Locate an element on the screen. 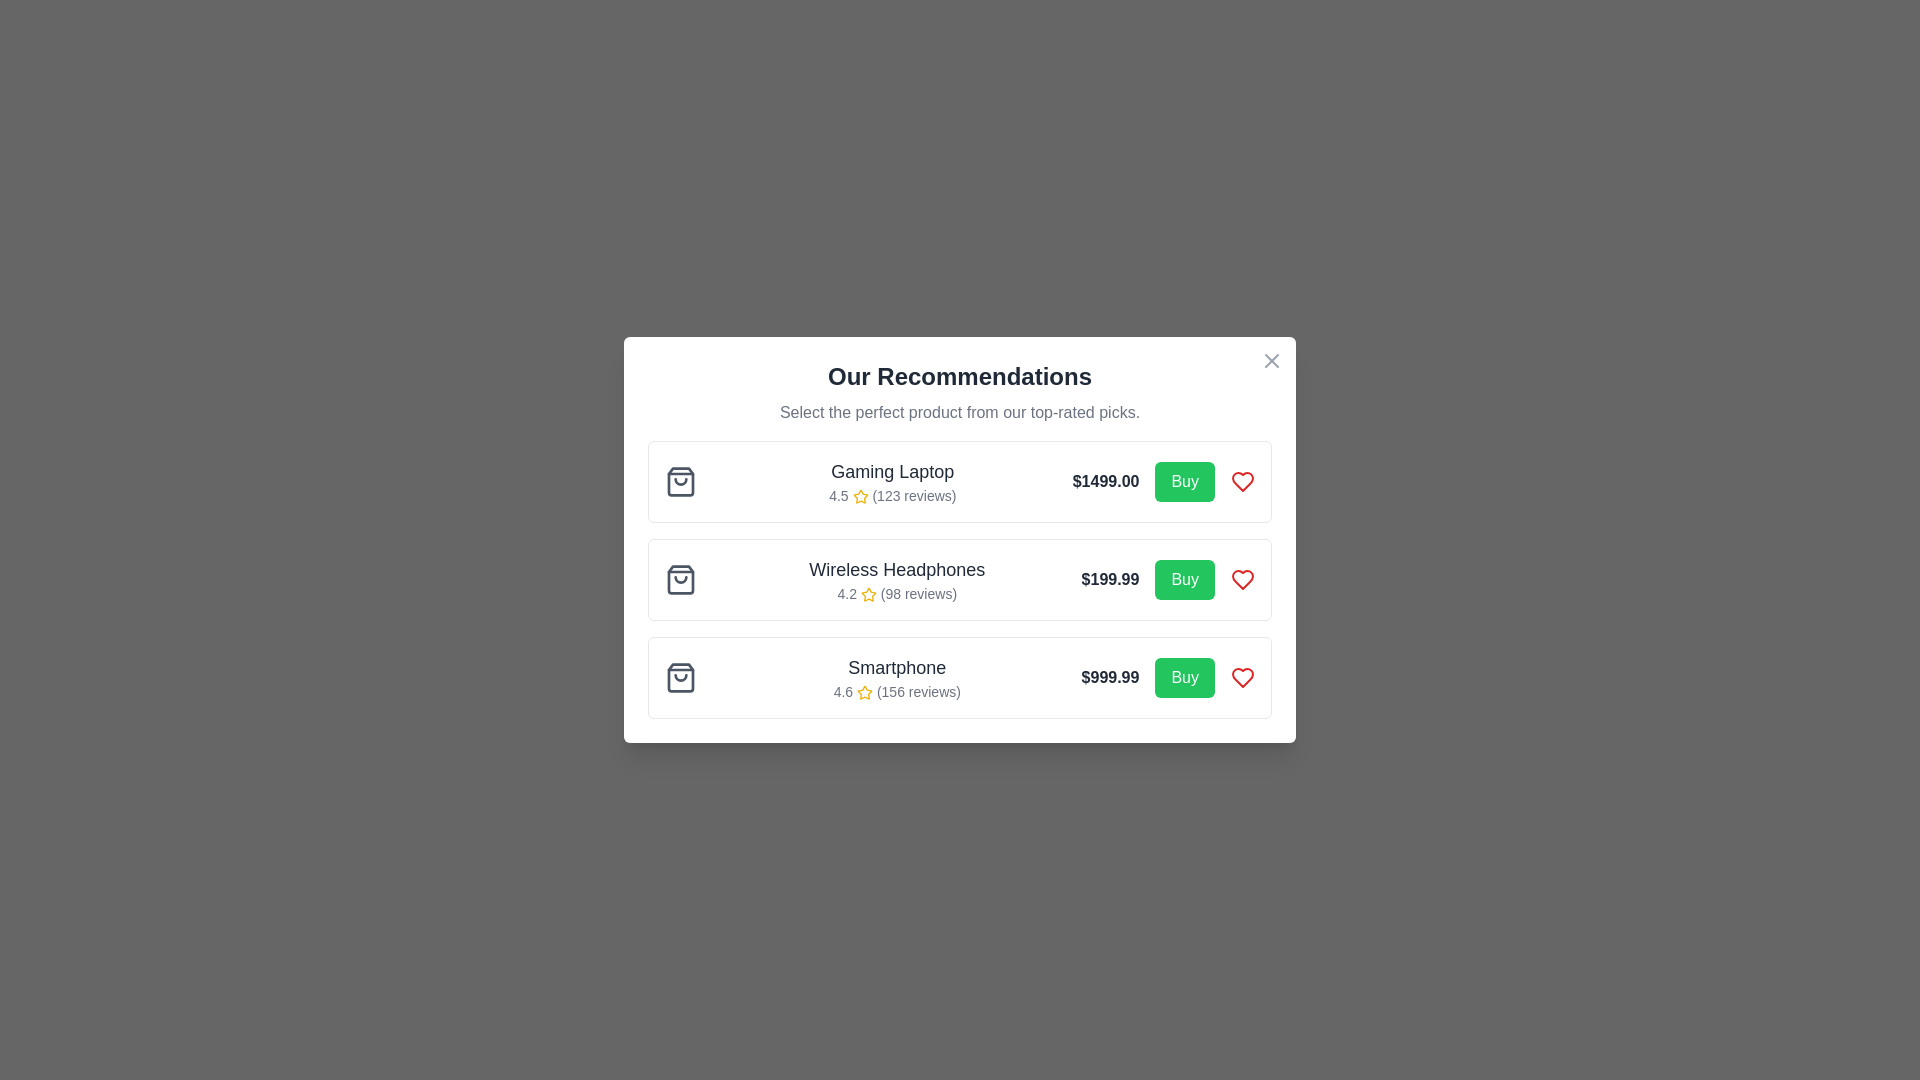 This screenshot has width=1920, height=1080. the circular 'X' button located at the top-right corner of the modal window titled 'Our Recommendations' is located at coordinates (1271, 361).